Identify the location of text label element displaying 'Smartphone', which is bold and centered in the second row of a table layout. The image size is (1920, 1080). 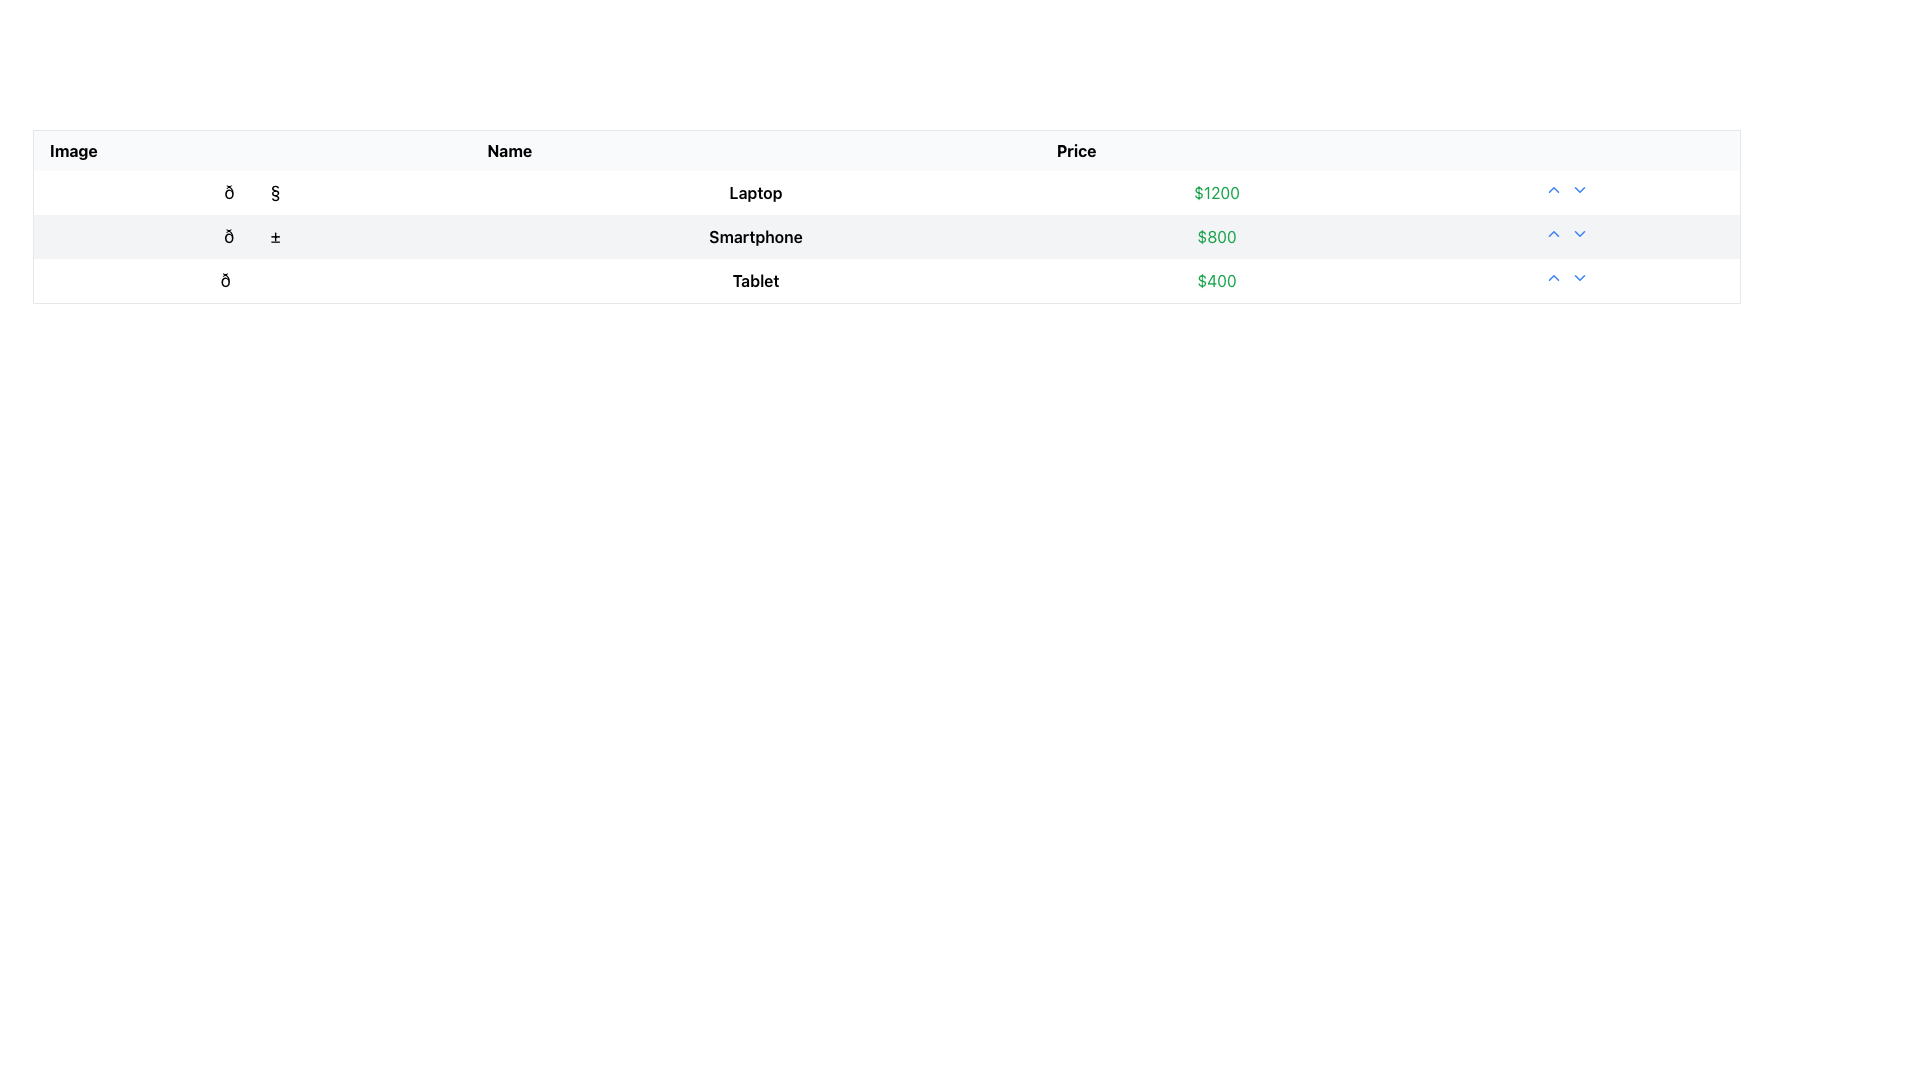
(755, 235).